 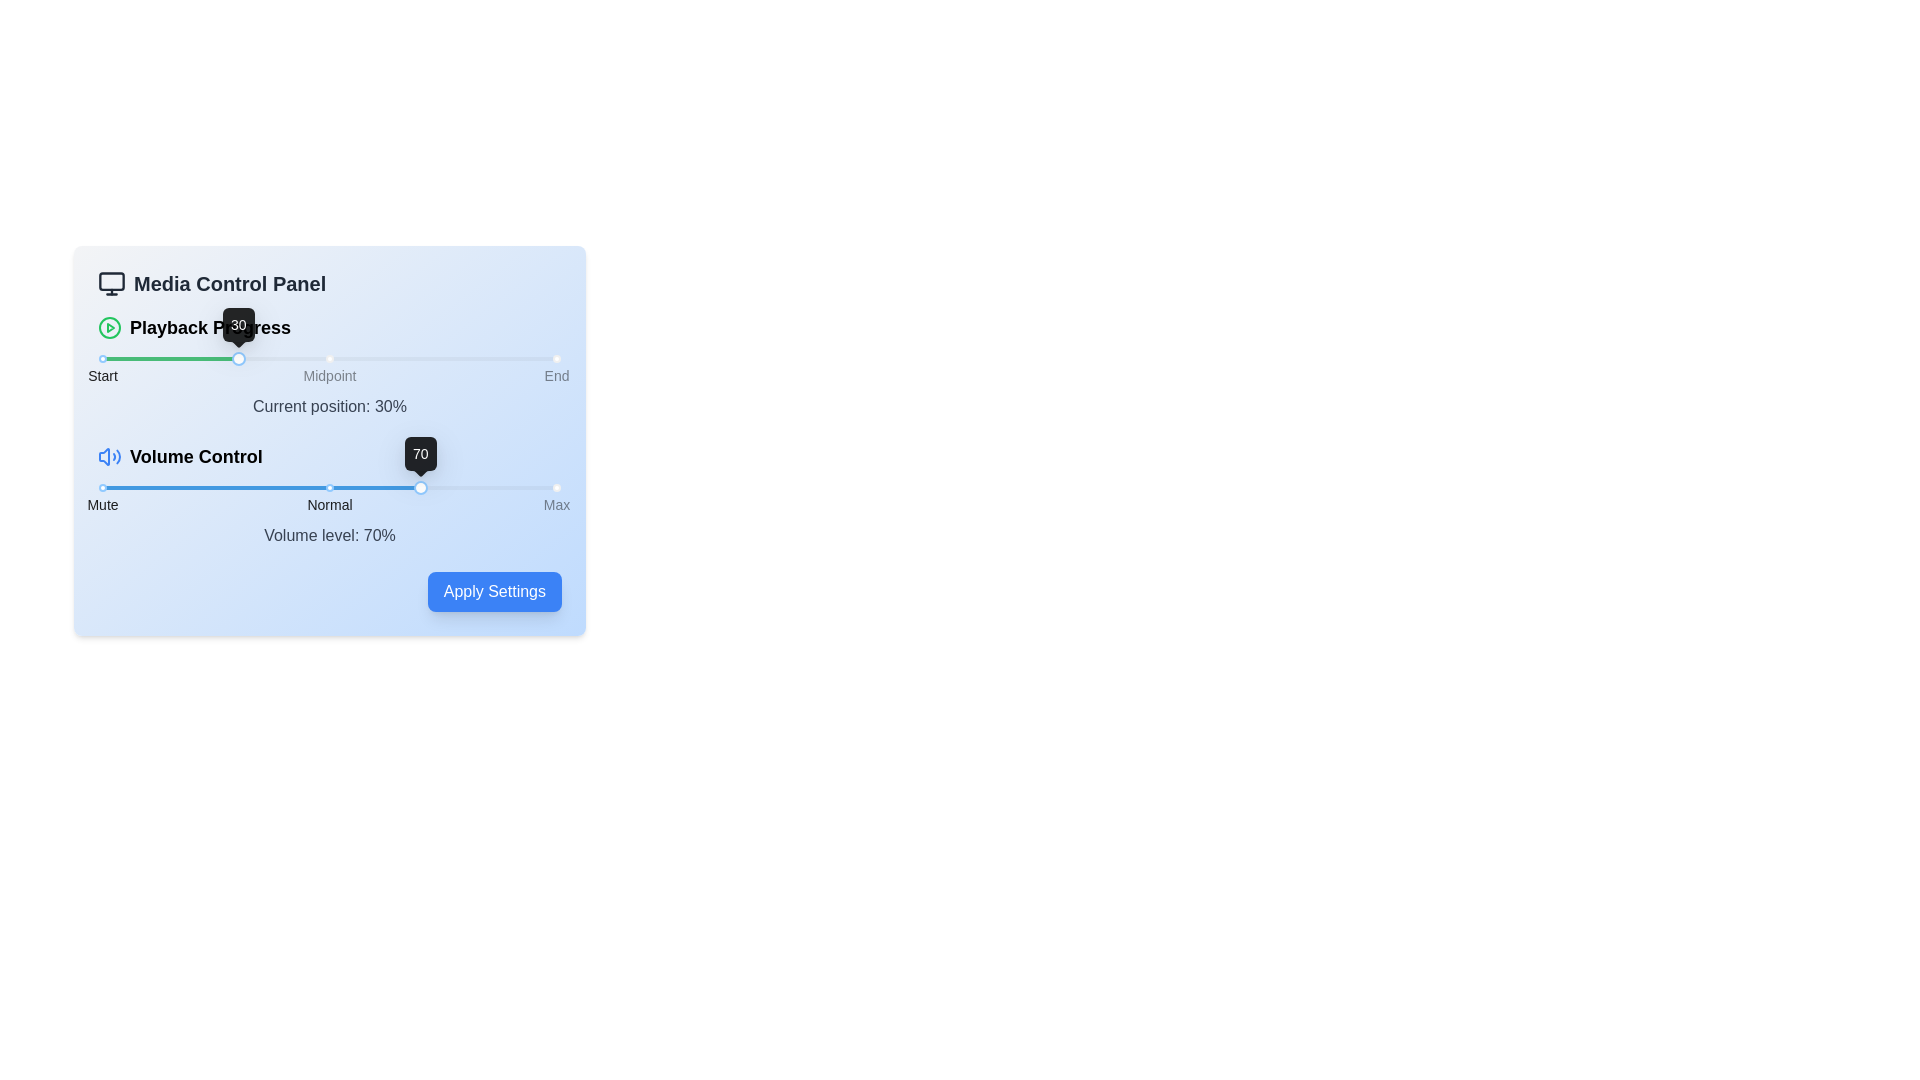 What do you see at coordinates (115, 488) in the screenshot?
I see `the slider` at bounding box center [115, 488].